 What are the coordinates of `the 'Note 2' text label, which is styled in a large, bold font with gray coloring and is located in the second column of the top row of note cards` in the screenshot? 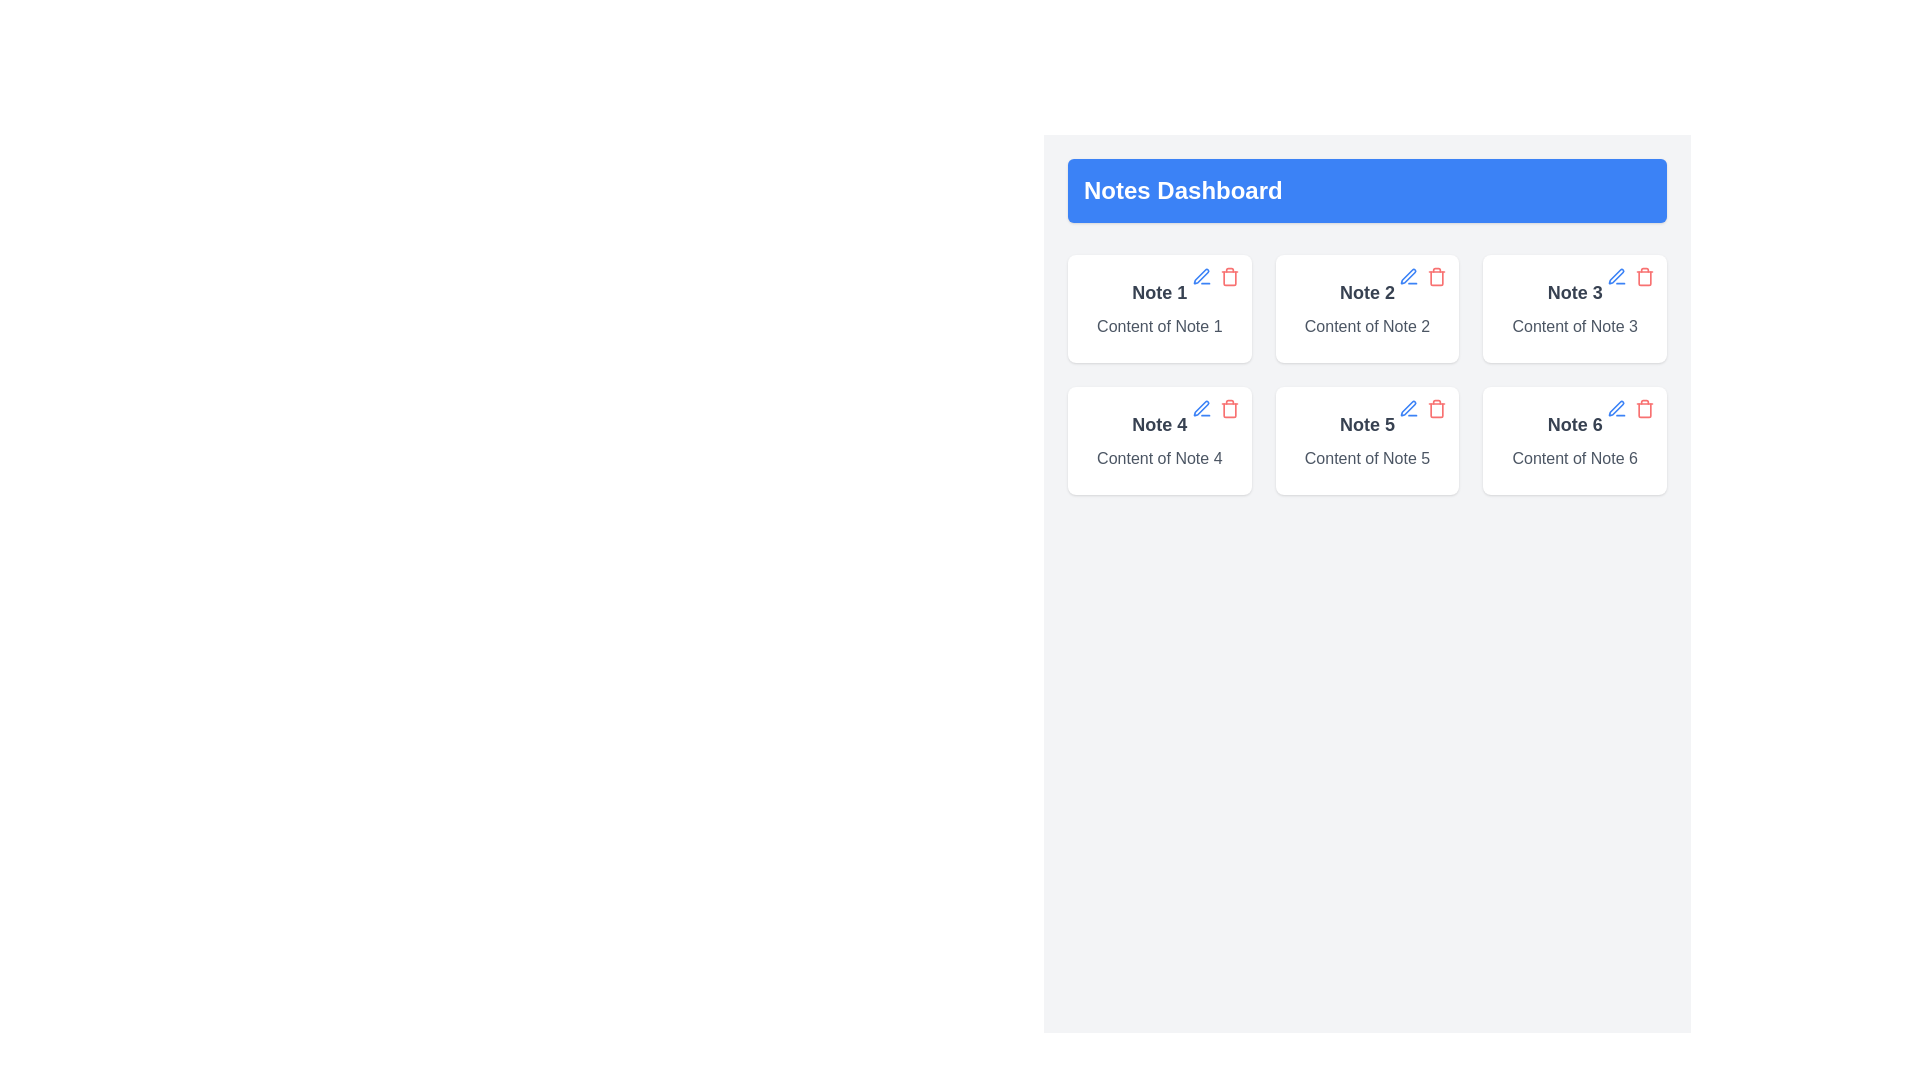 It's located at (1366, 293).